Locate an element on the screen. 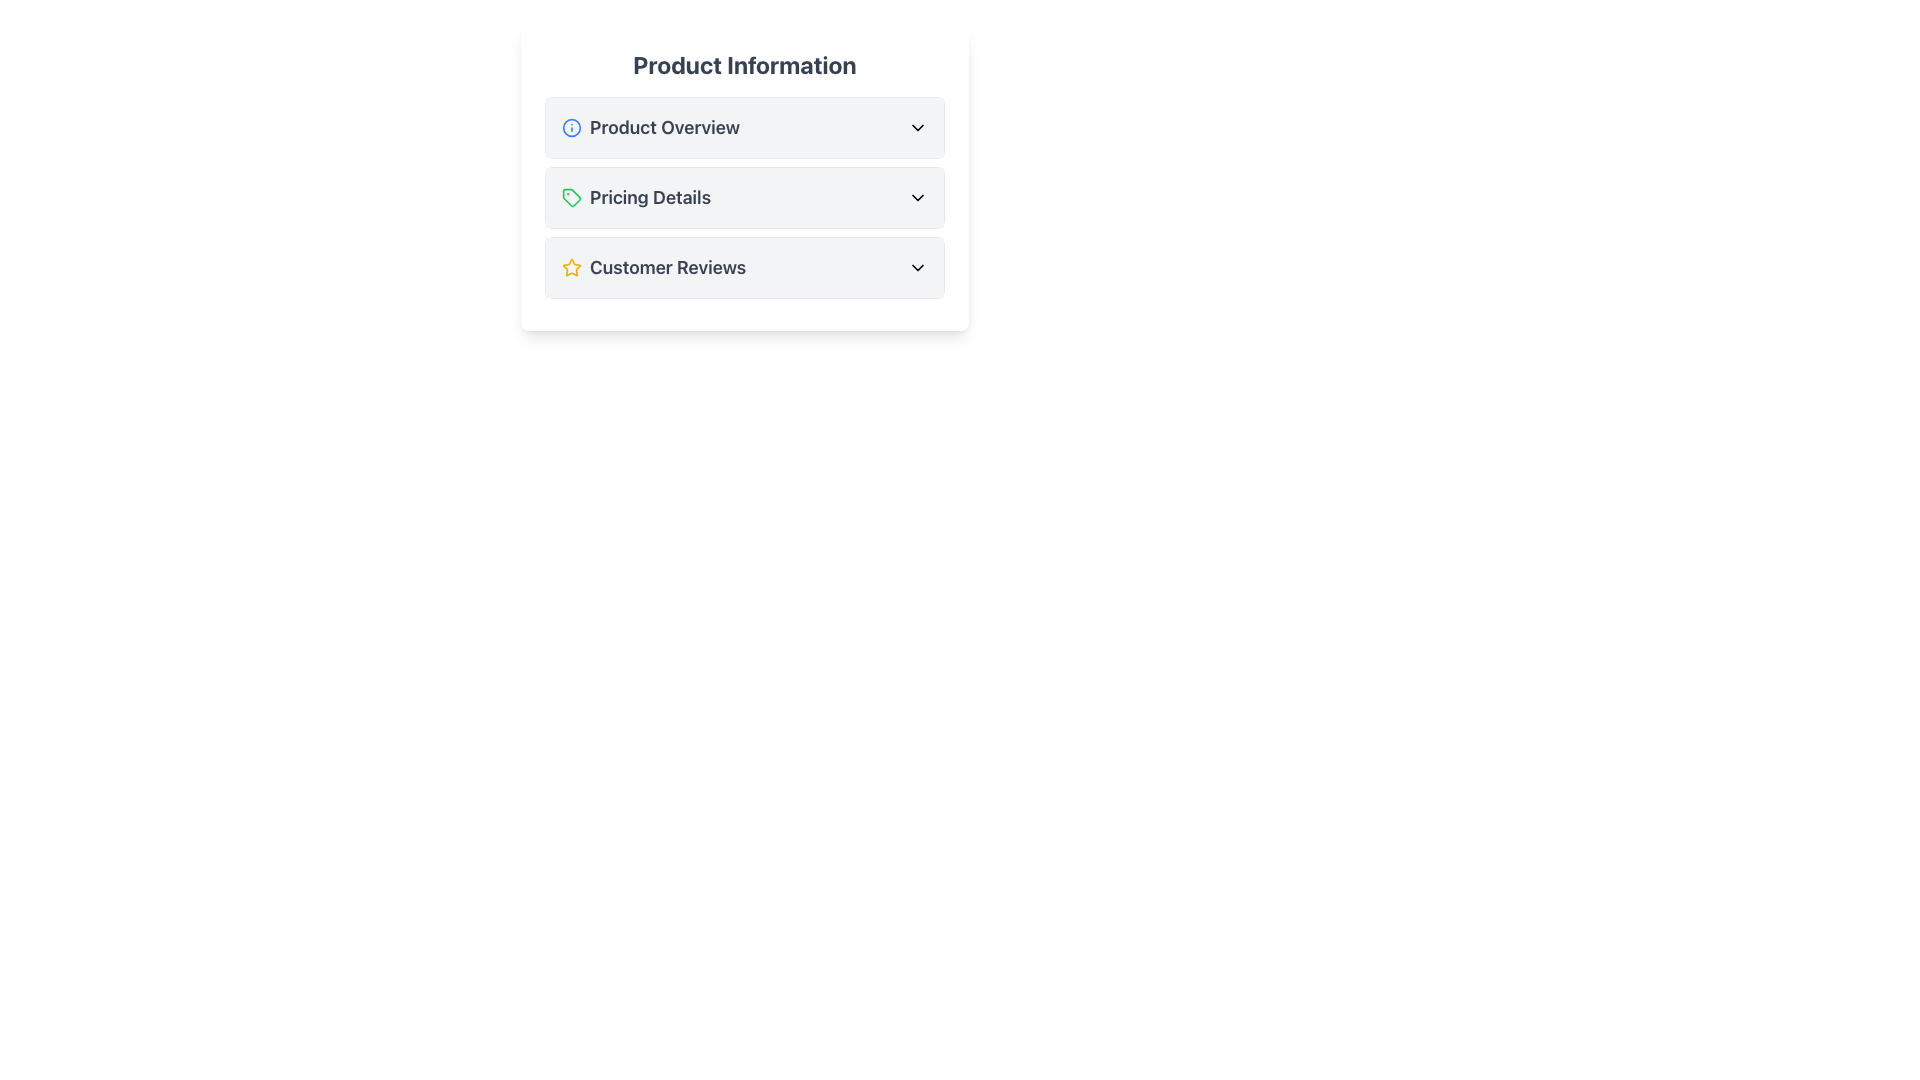 The image size is (1920, 1080). the 'Product Overview' dropdown menu item, which is the first item is located at coordinates (743, 127).